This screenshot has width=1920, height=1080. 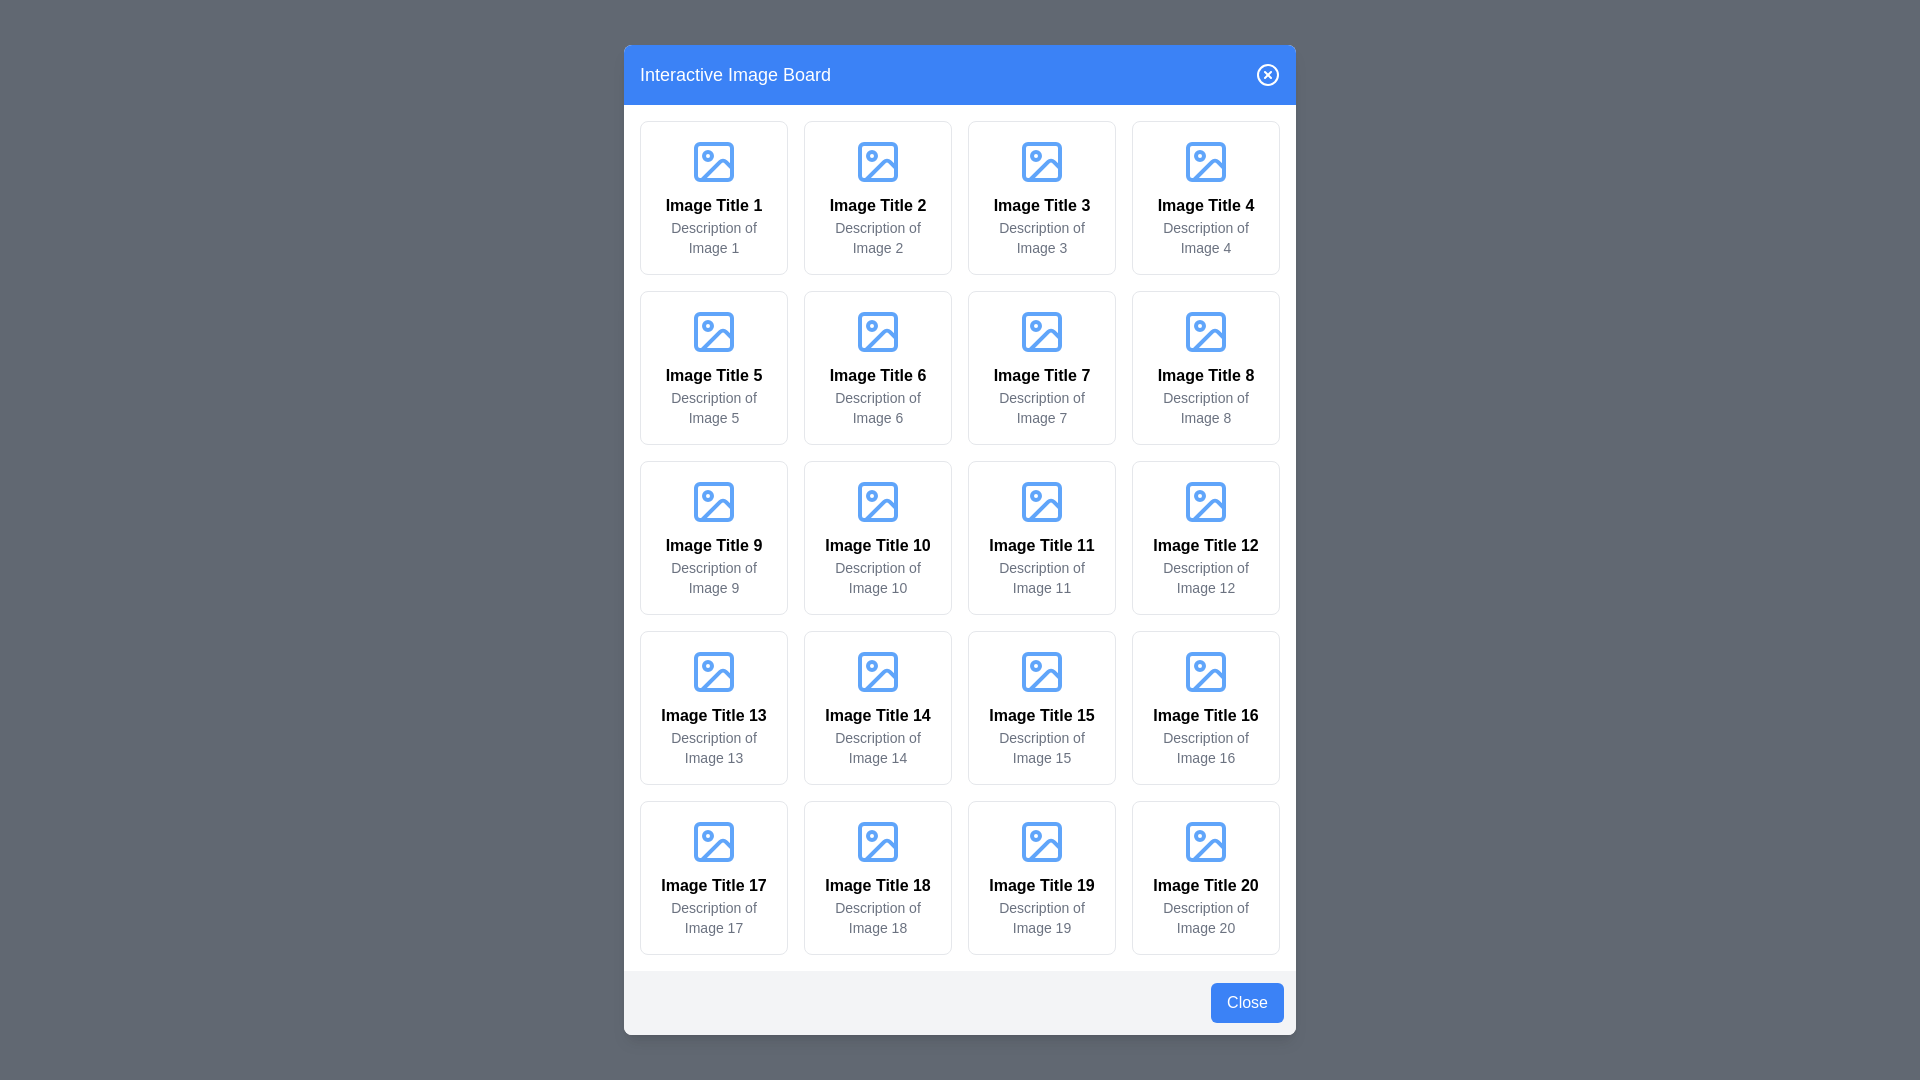 I want to click on the dialog's background overlay to acknowledge its effect, so click(x=960, y=540).